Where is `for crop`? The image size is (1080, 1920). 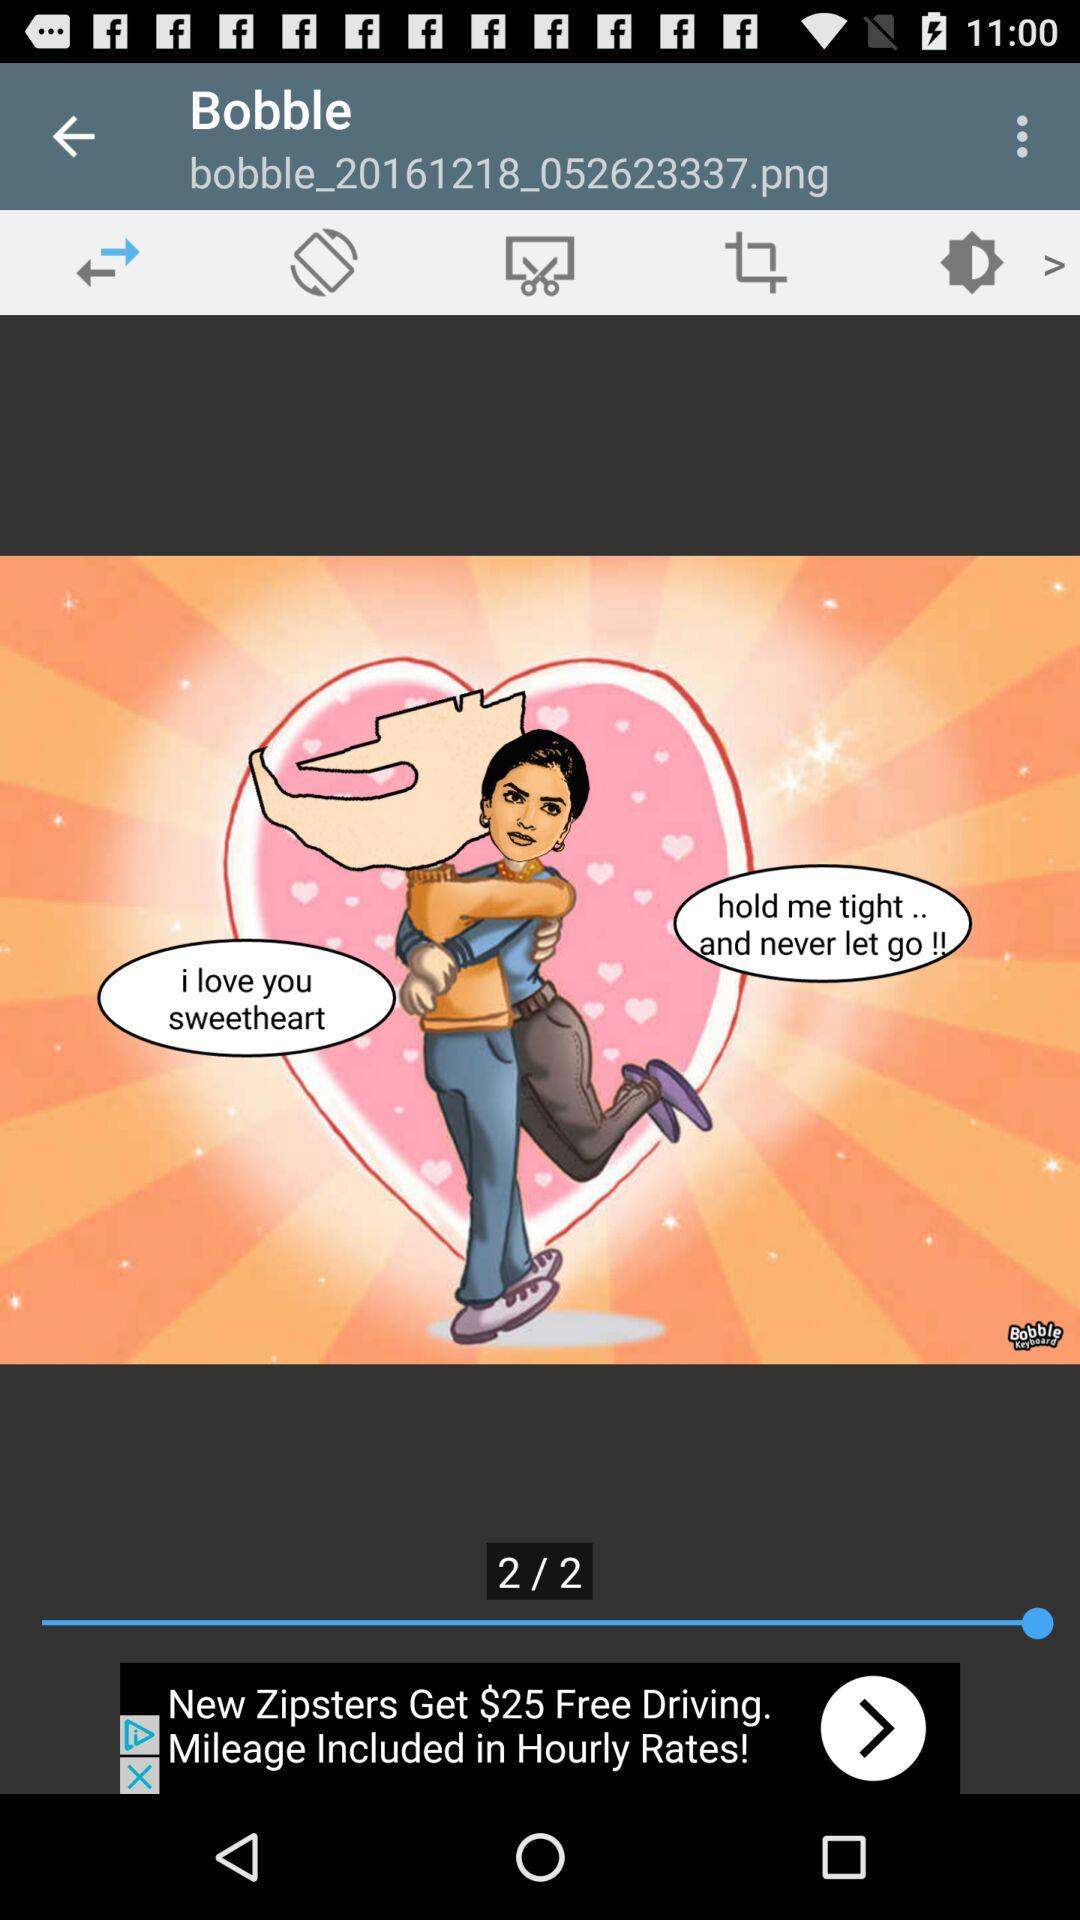 for crop is located at coordinates (540, 261).